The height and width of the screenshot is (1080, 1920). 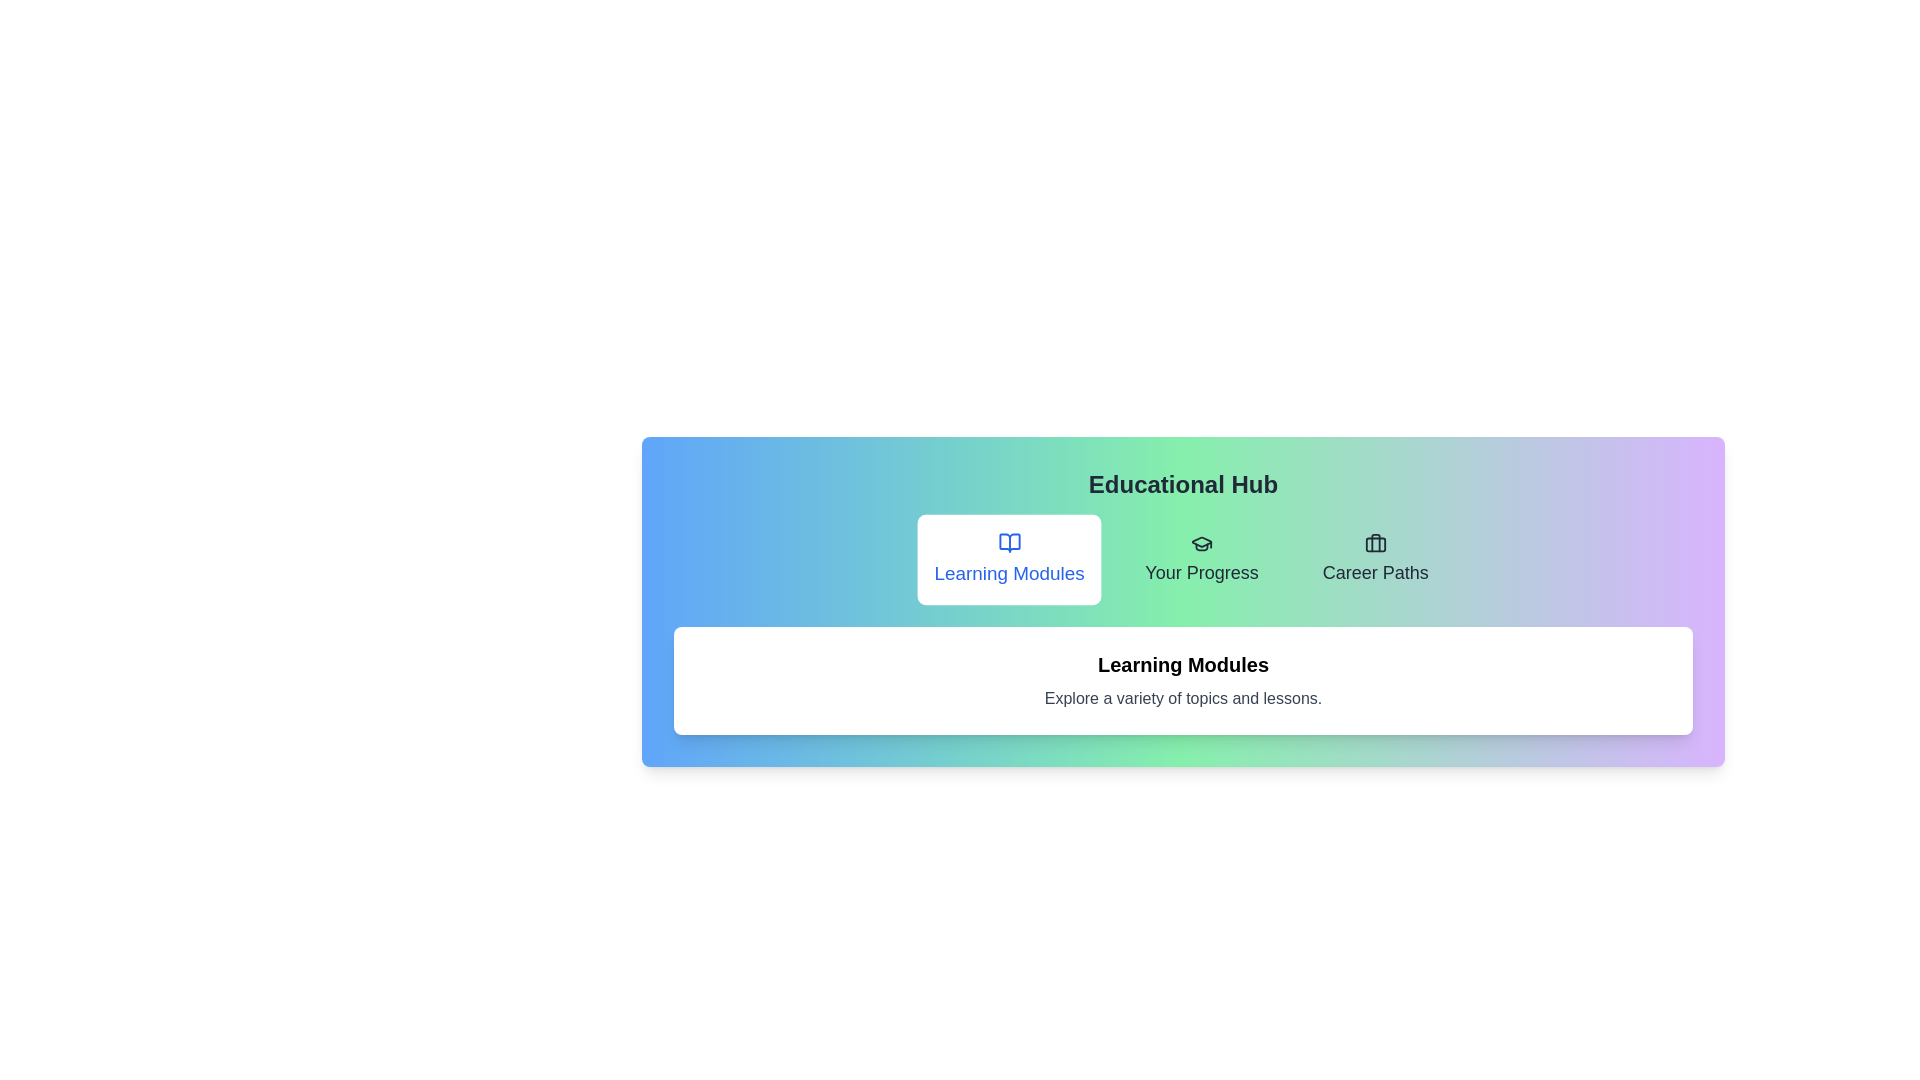 I want to click on the tab Your Progress to view its content, so click(x=1201, y=559).